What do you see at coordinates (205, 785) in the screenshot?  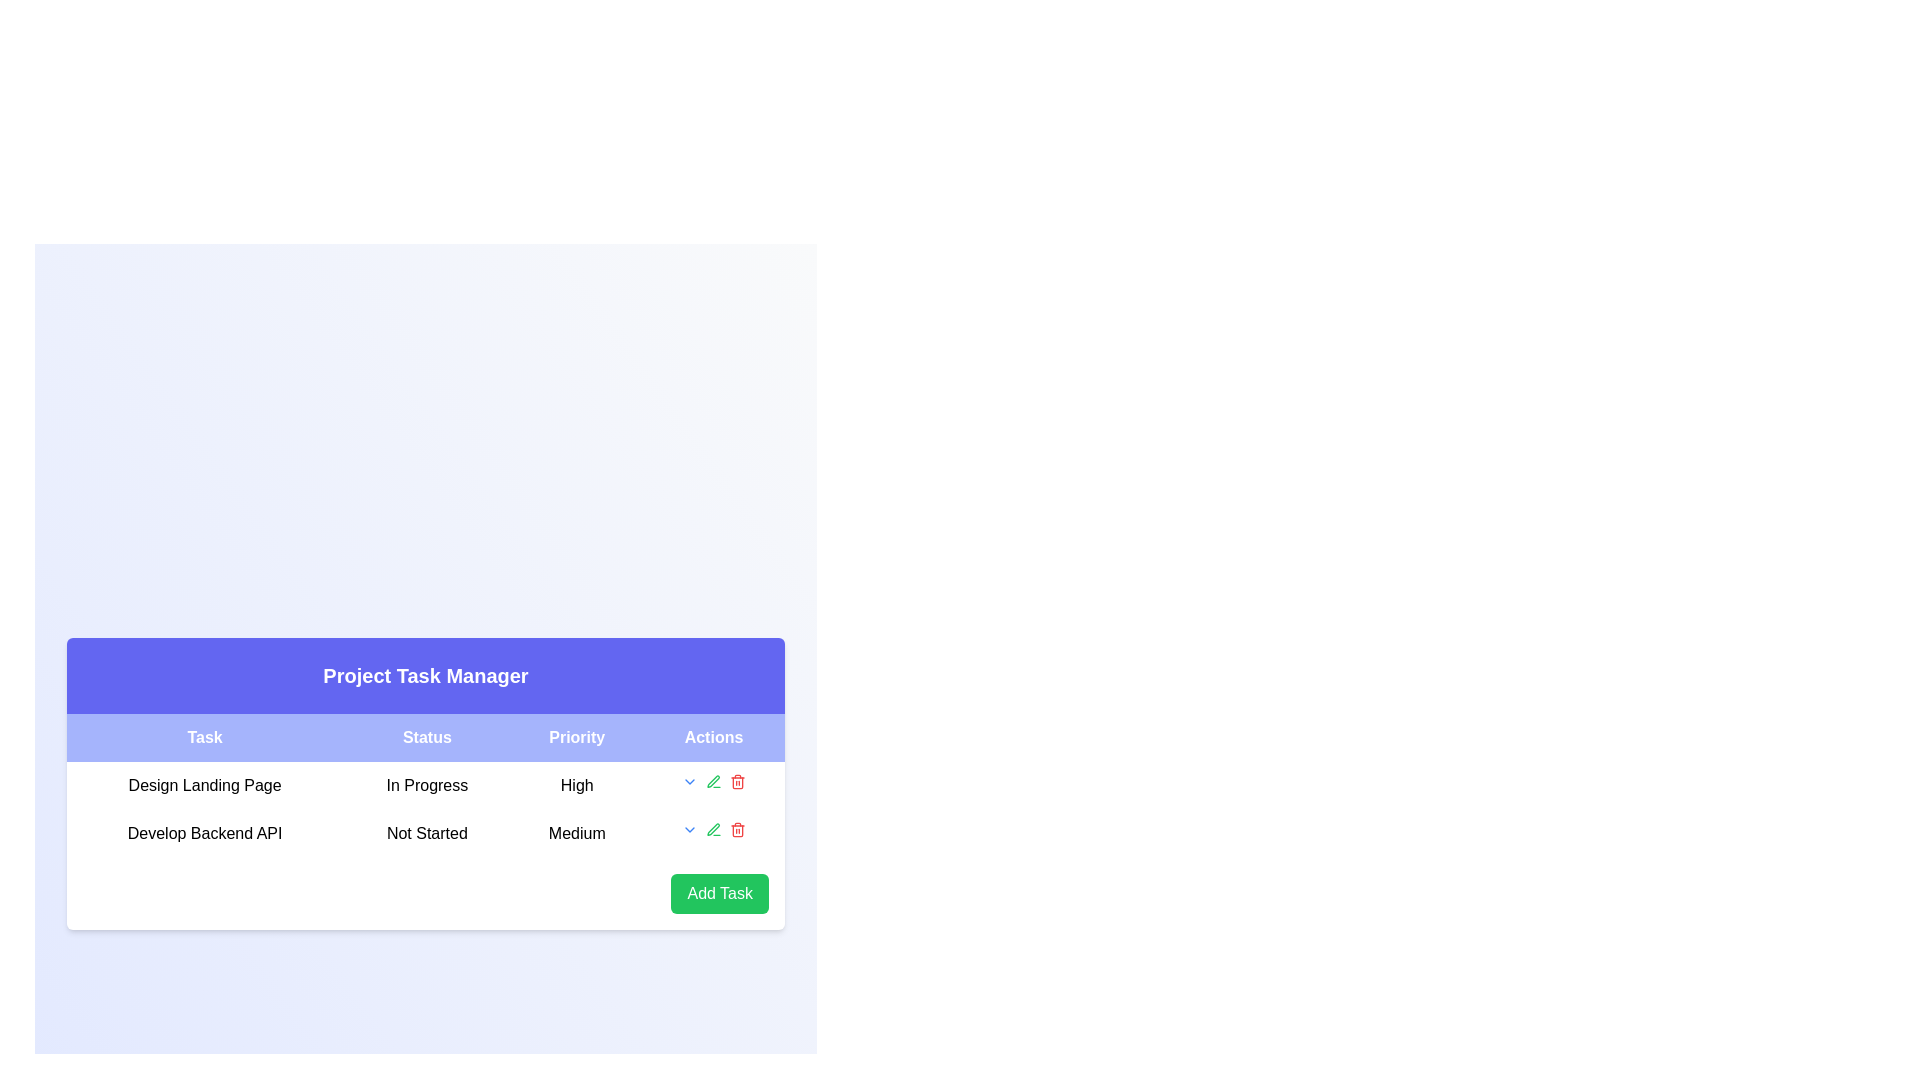 I see `the Text element in the first column of the first data row of the task management table that displays the title or identifier of a task` at bounding box center [205, 785].